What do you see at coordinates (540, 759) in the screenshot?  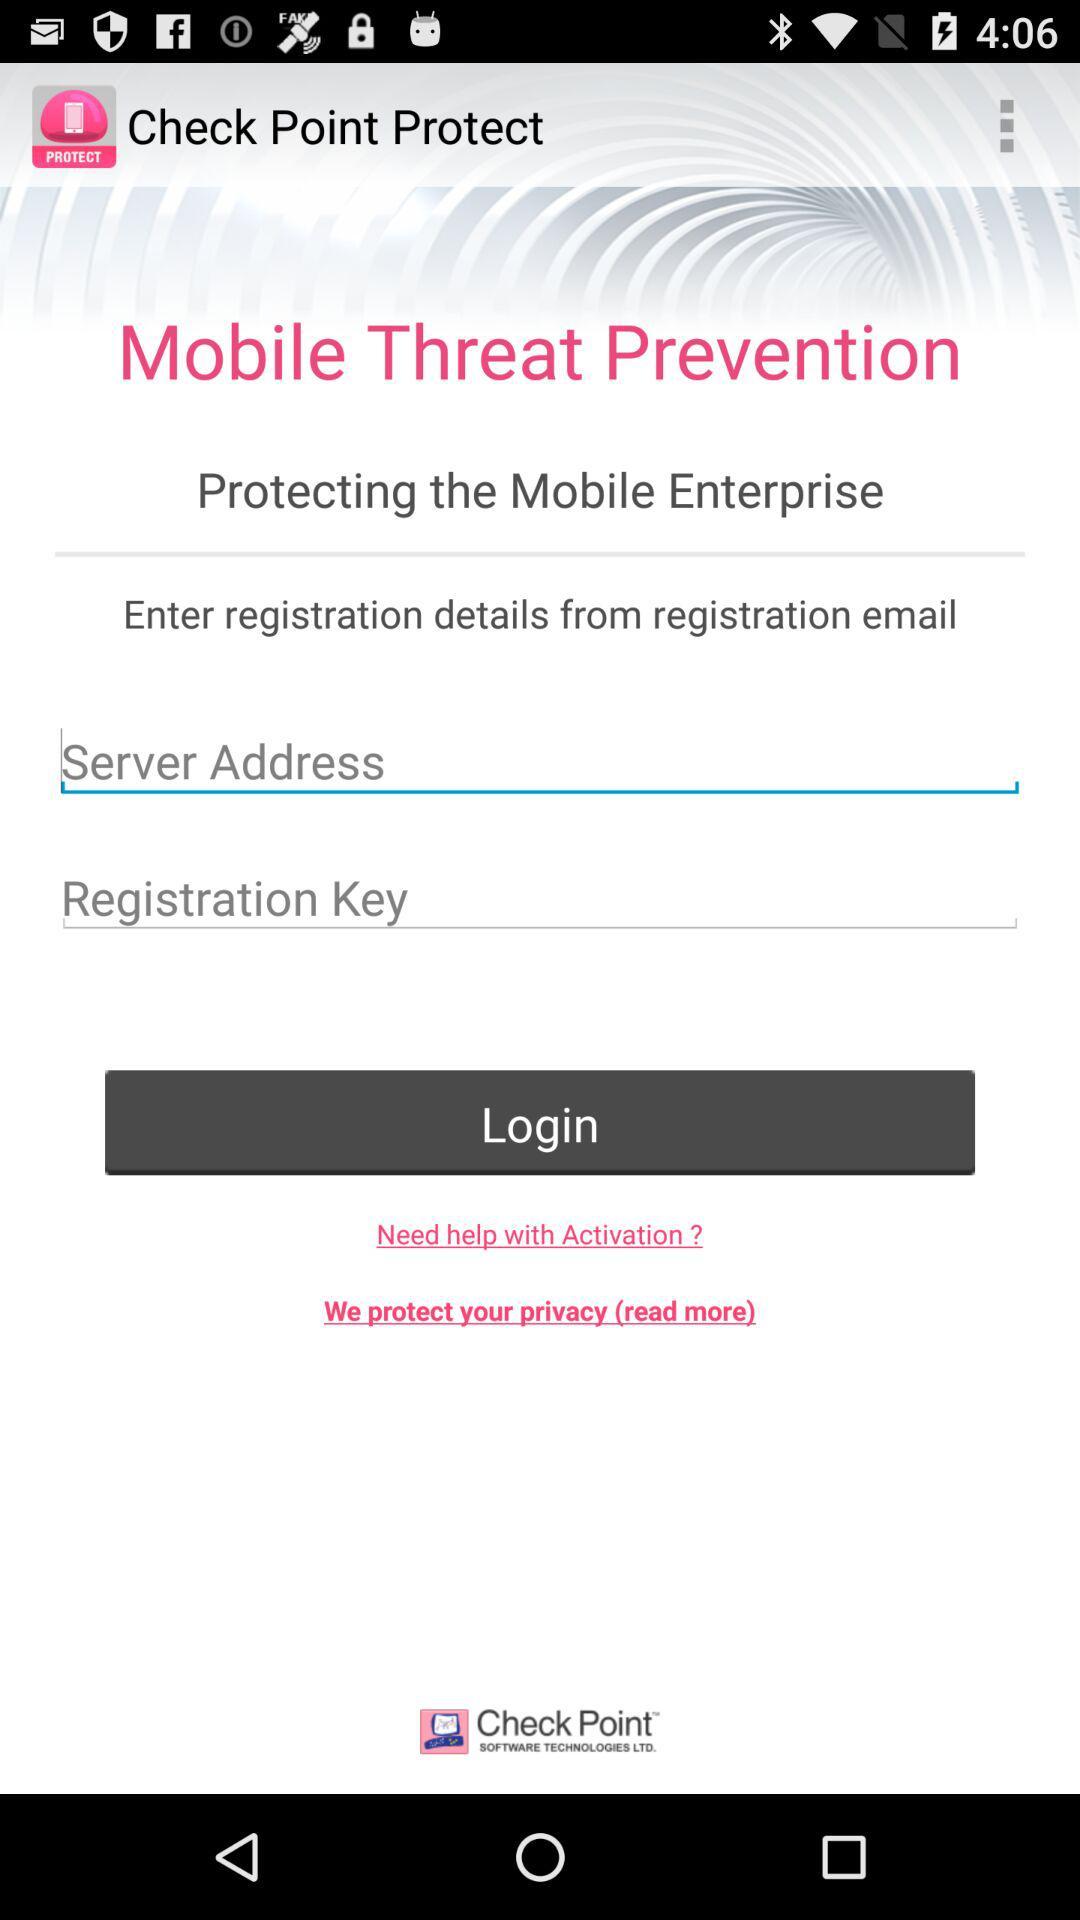 I see `the address for the server` at bounding box center [540, 759].